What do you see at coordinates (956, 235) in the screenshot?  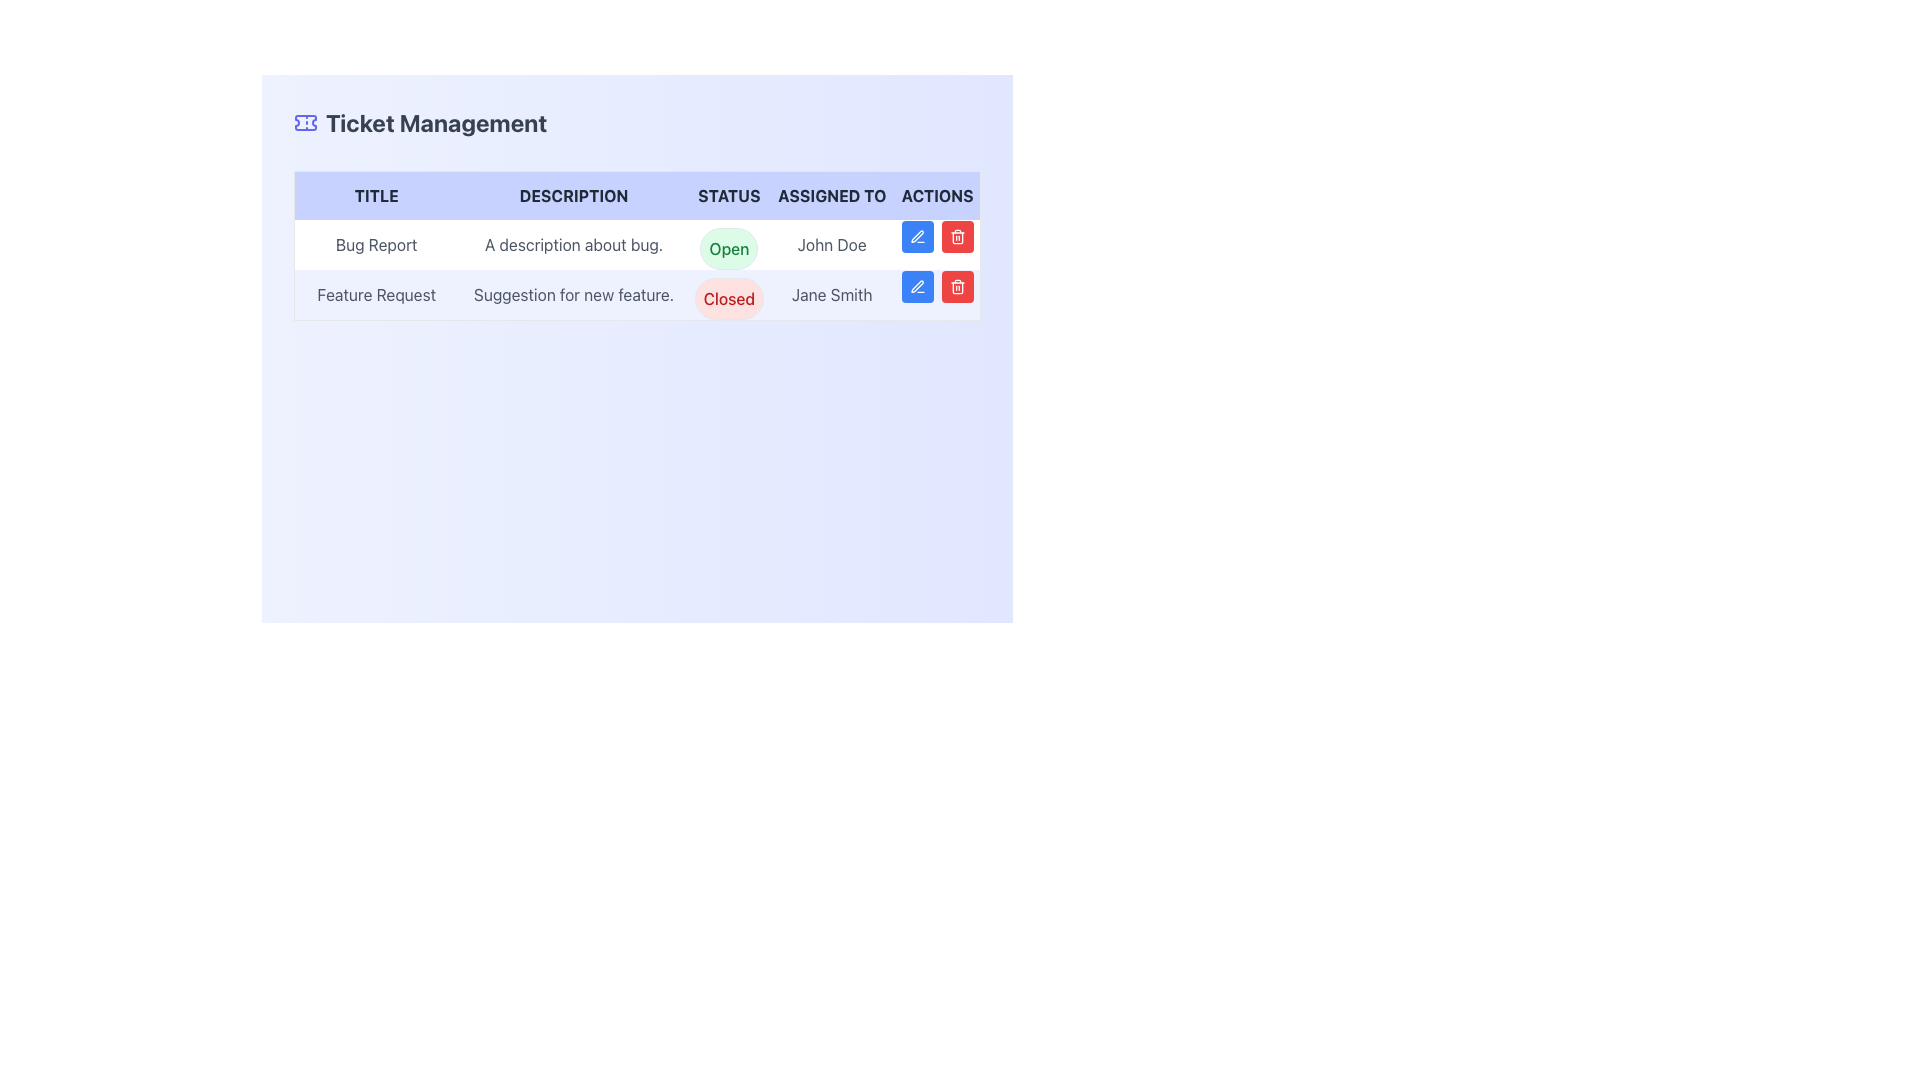 I see `the red button with a white trash can icon in the 'Actions' column of the second row` at bounding box center [956, 235].